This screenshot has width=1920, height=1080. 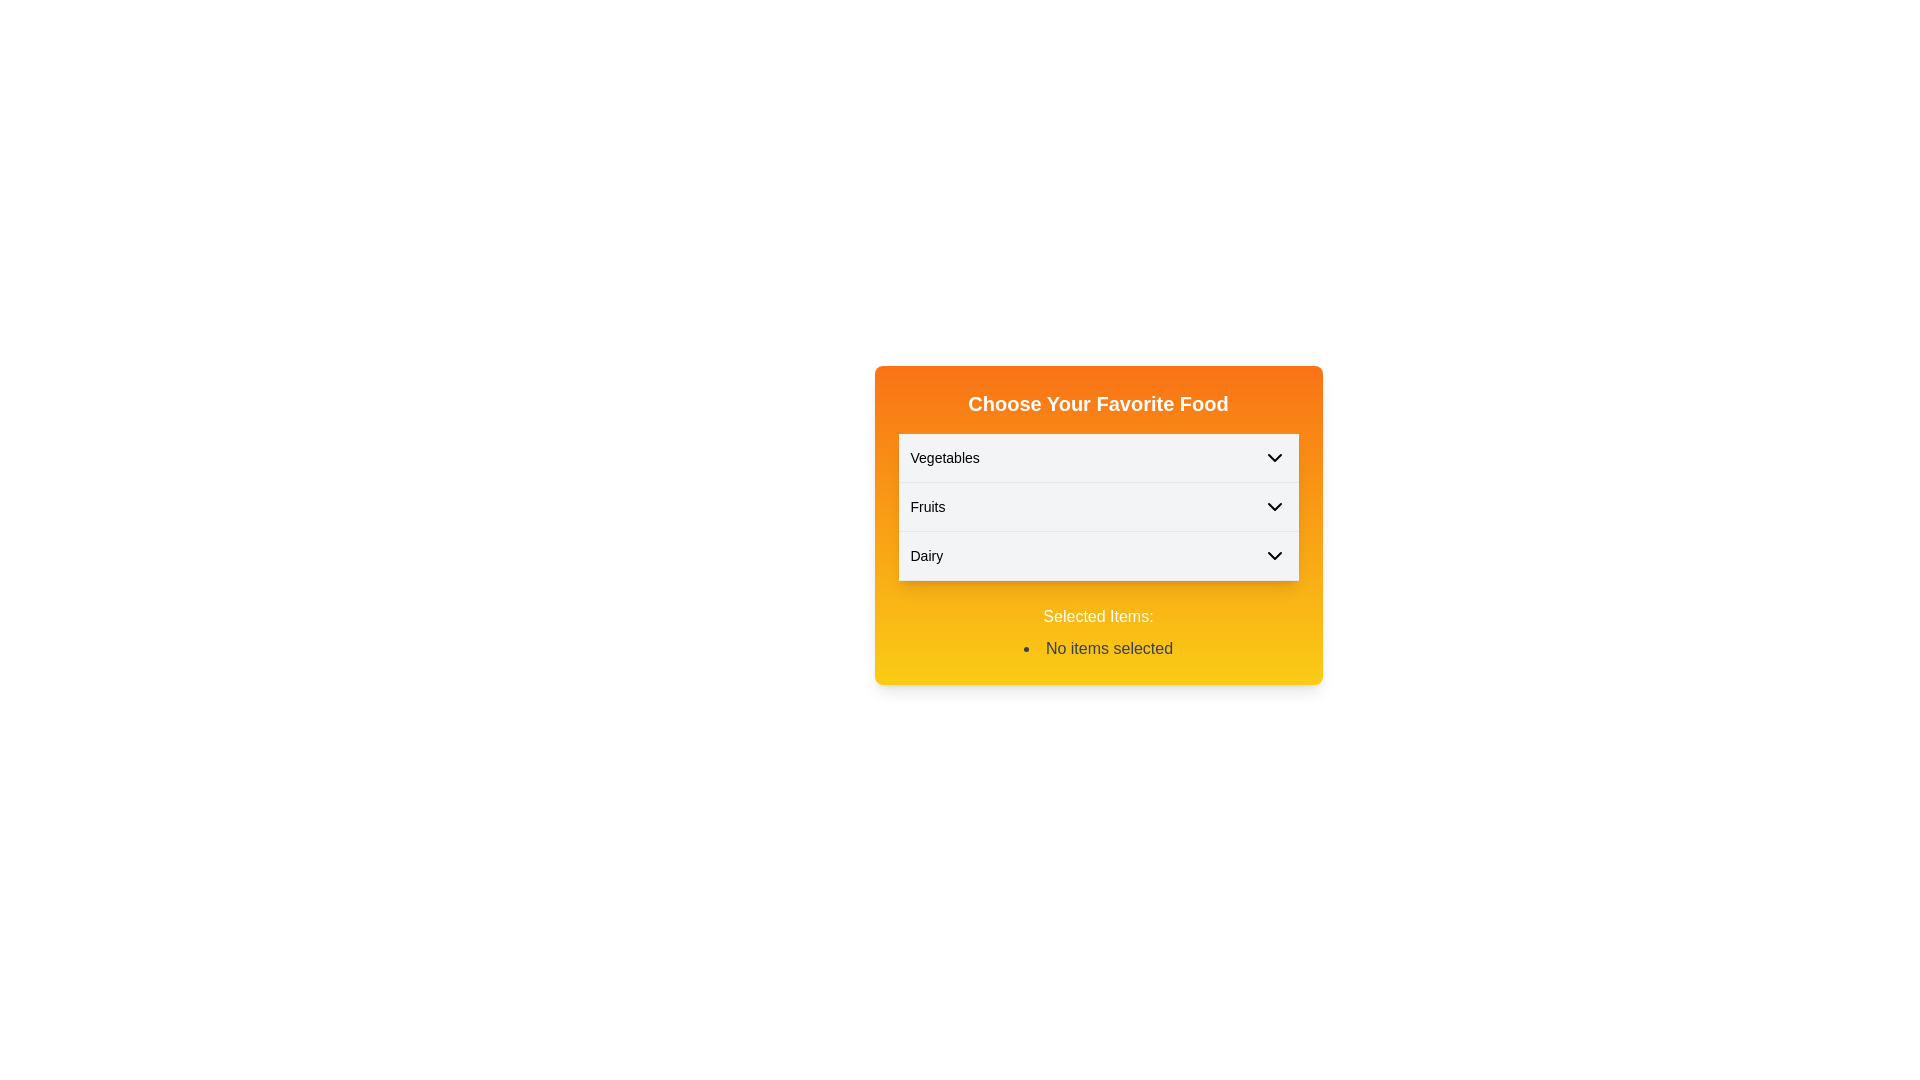 What do you see at coordinates (1097, 458) in the screenshot?
I see `the dropdown selection row labeled 'Vegetables'` at bounding box center [1097, 458].